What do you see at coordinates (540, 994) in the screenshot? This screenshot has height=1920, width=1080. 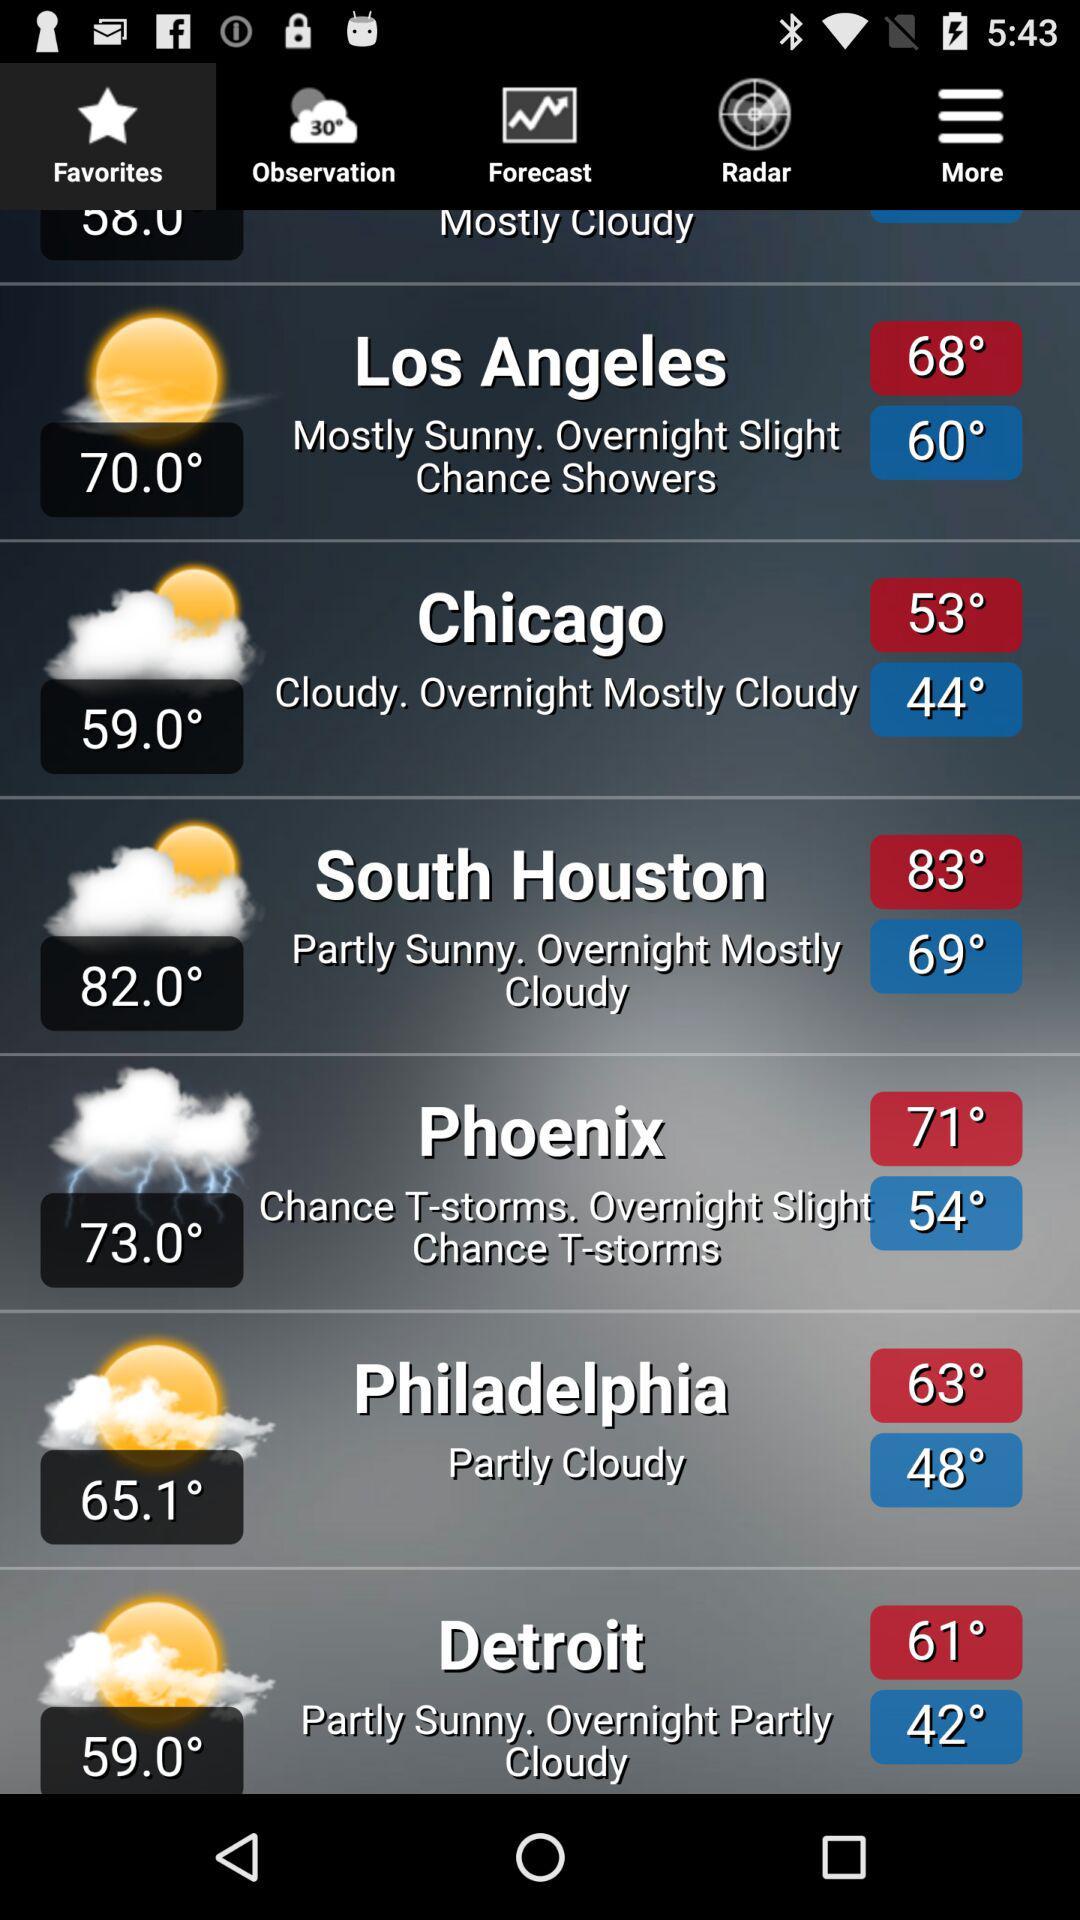 I see `get the forecast` at bounding box center [540, 994].